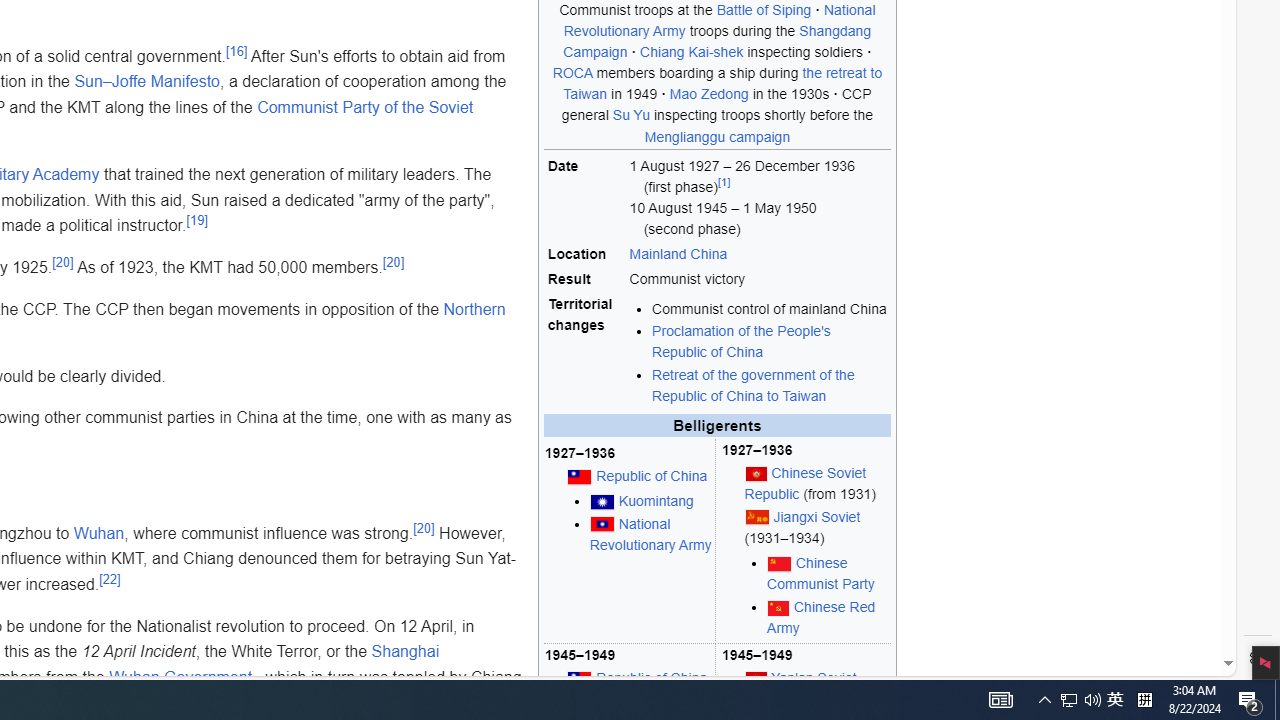 This screenshot has width=1280, height=720. What do you see at coordinates (717, 42) in the screenshot?
I see `'Shangdang Campaign'` at bounding box center [717, 42].